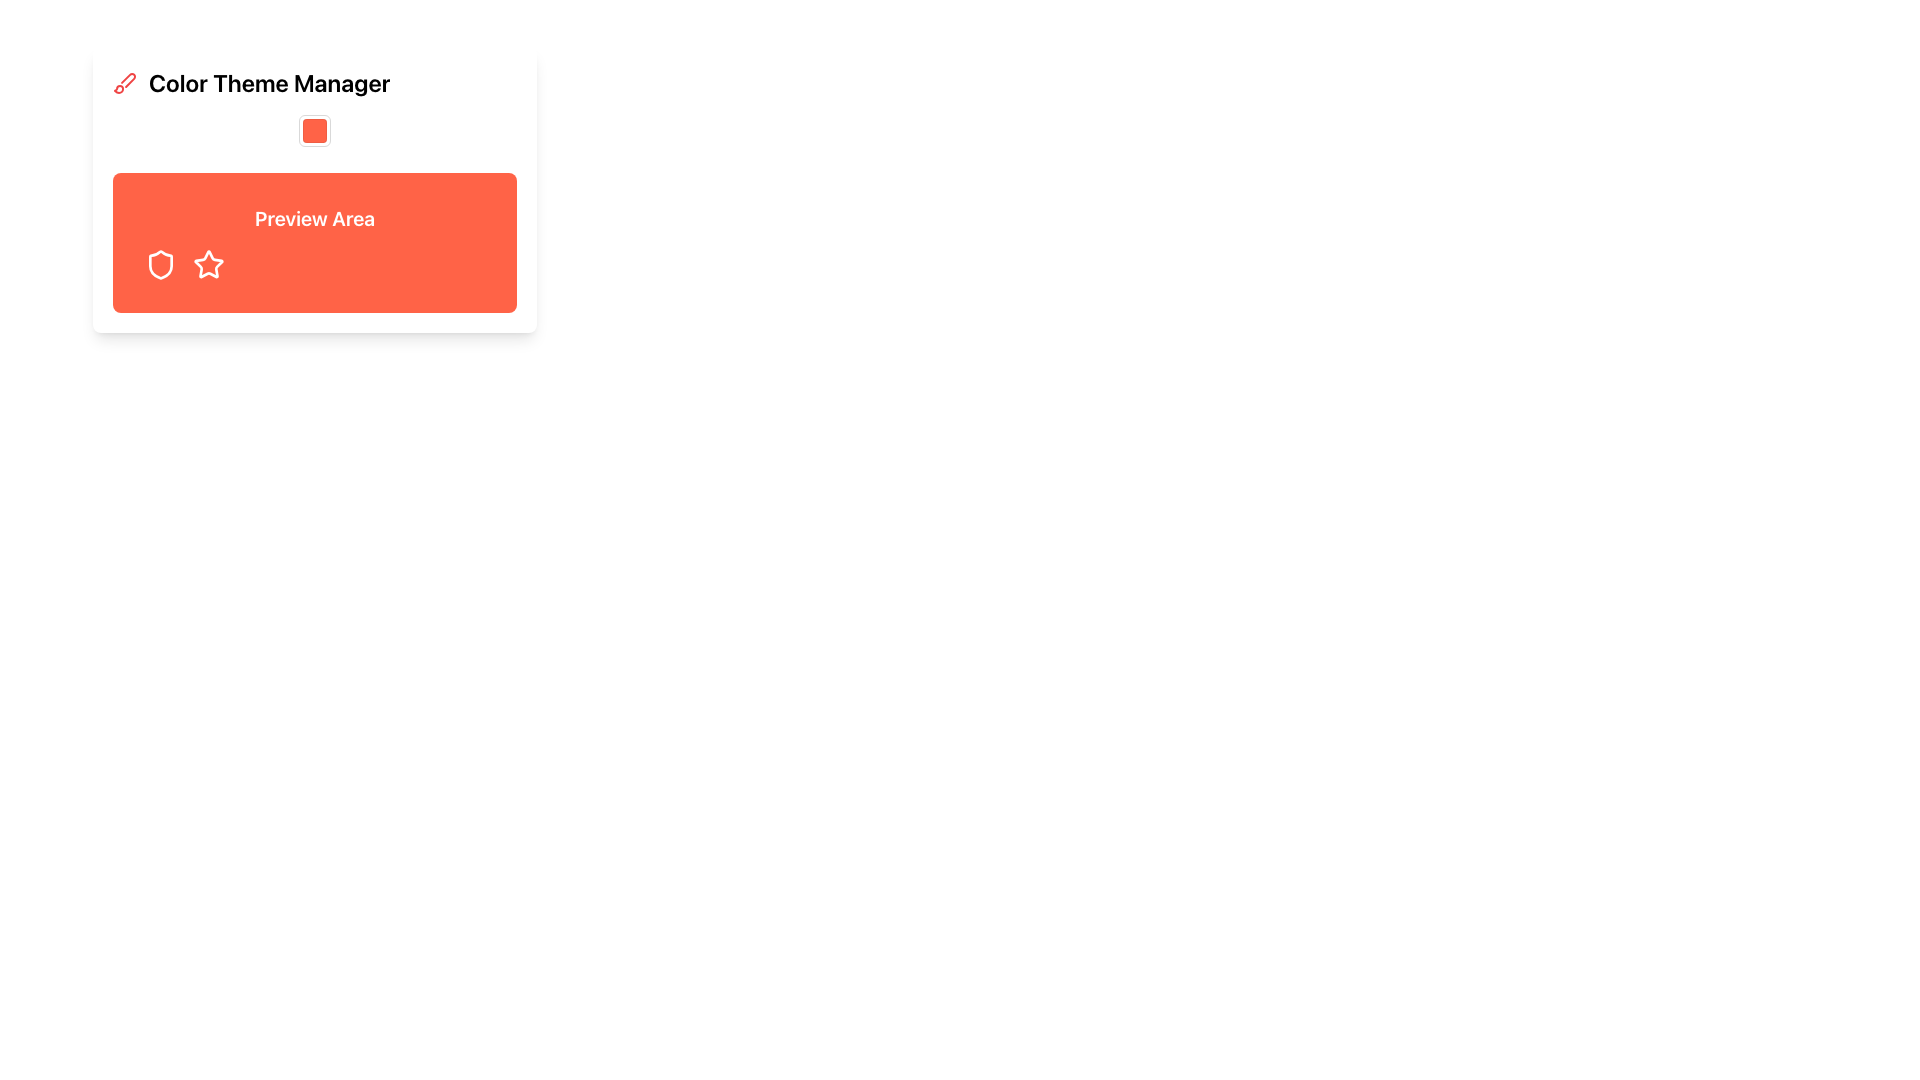  I want to click on the shield icon located in the lower section of the 'Color Theme Manager' card, positioned to the left of the star icon within the 'Preview Area', so click(161, 264).